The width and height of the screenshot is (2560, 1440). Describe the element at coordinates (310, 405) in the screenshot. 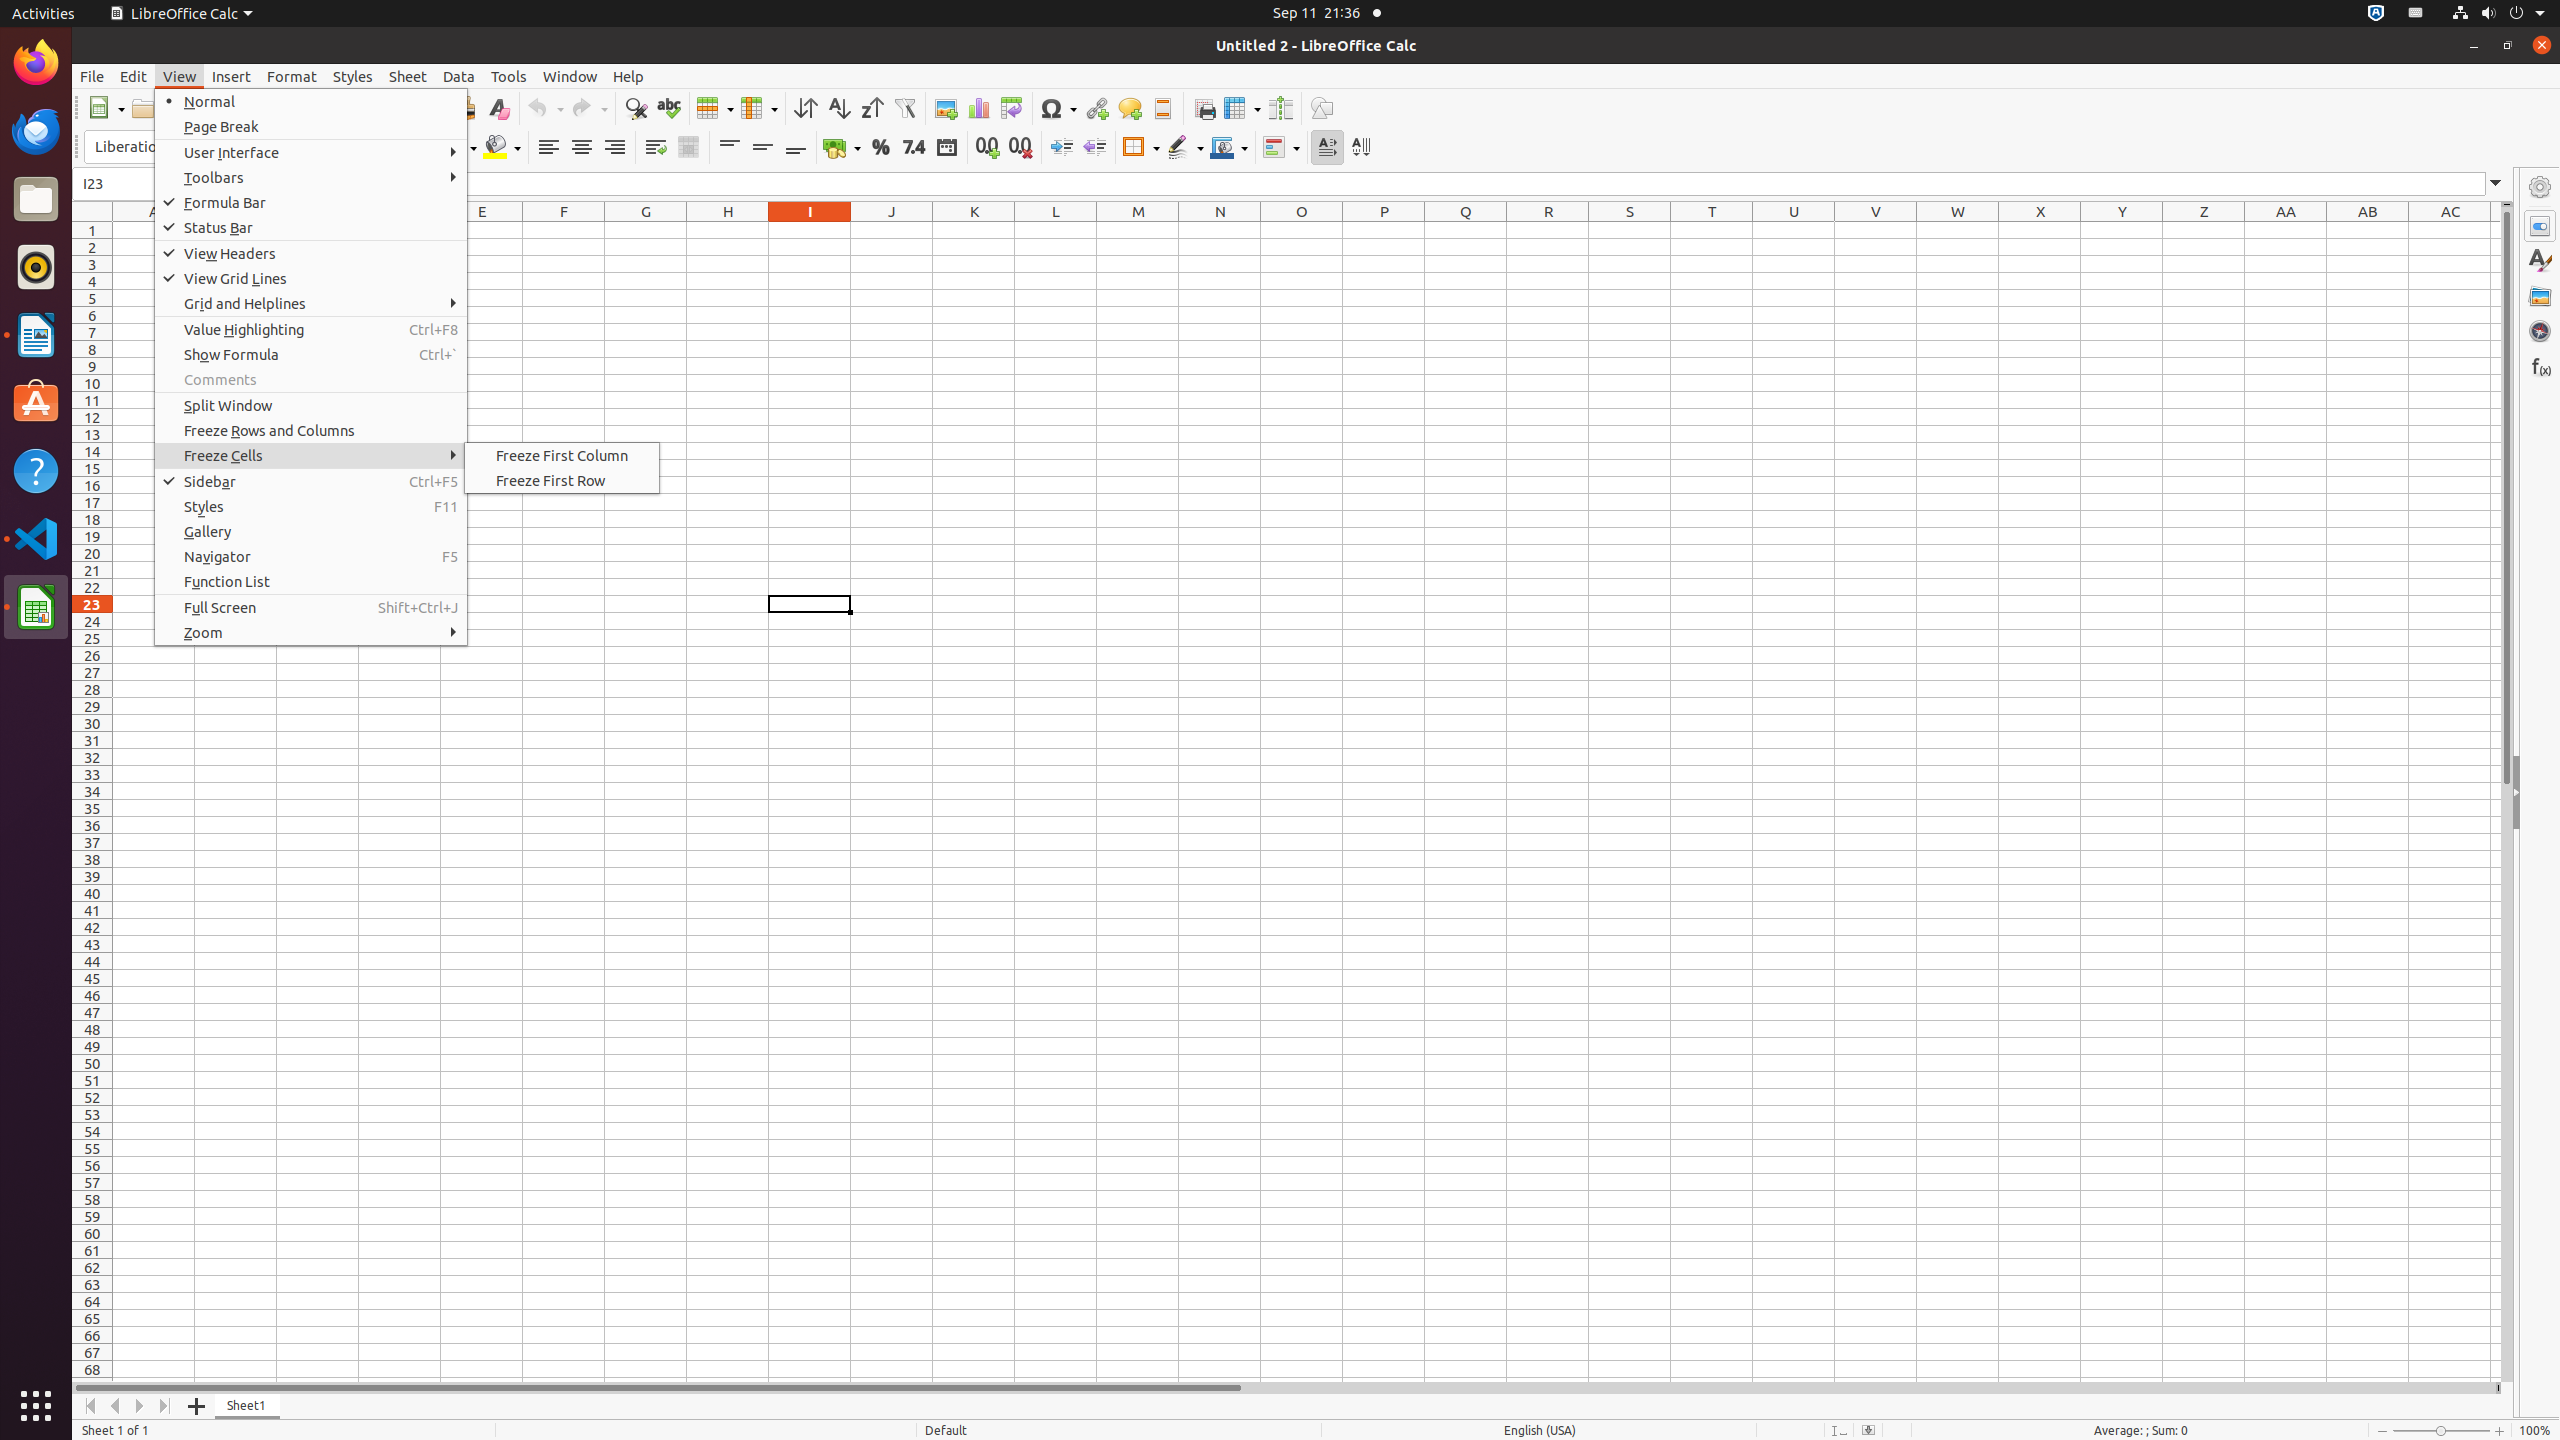

I see `'Split Window'` at that location.